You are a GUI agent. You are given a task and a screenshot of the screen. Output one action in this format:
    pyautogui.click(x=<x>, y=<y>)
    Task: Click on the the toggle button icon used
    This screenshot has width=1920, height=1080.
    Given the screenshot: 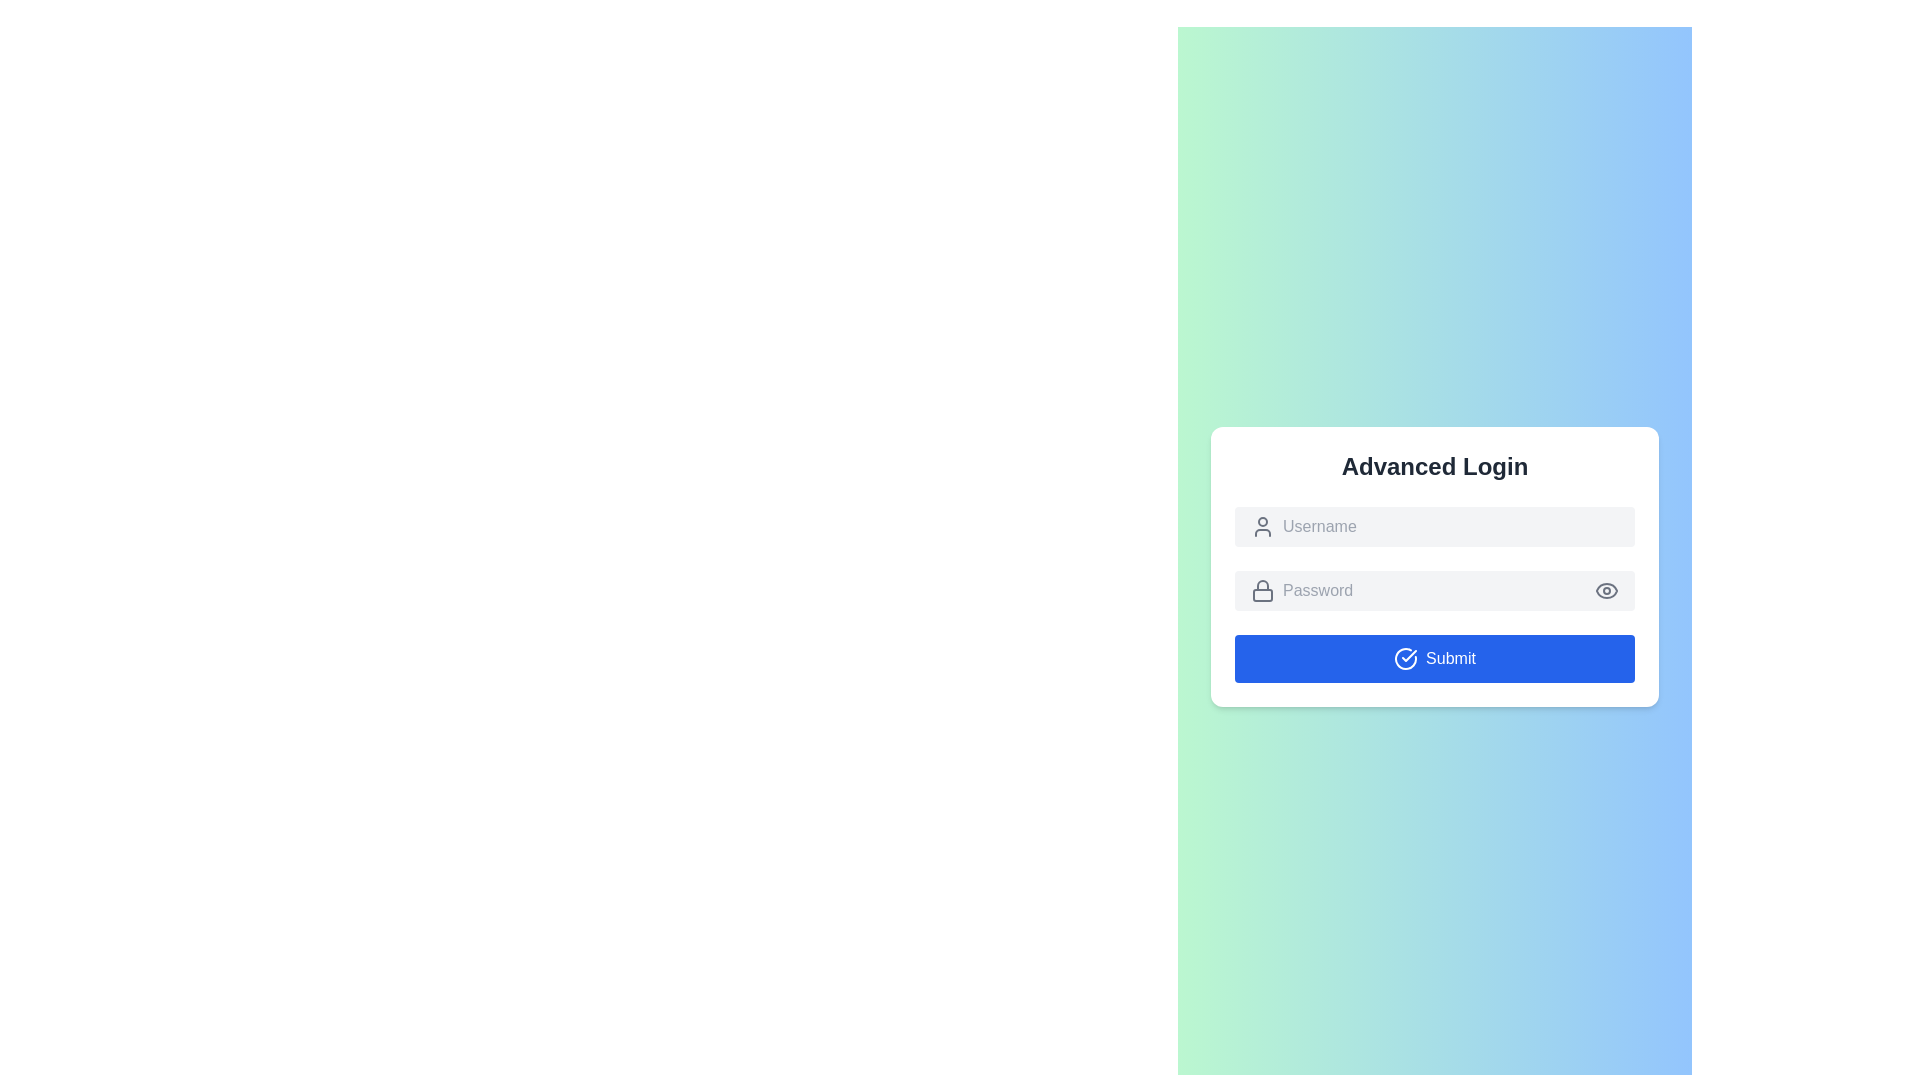 What is the action you would take?
    pyautogui.click(x=1607, y=589)
    